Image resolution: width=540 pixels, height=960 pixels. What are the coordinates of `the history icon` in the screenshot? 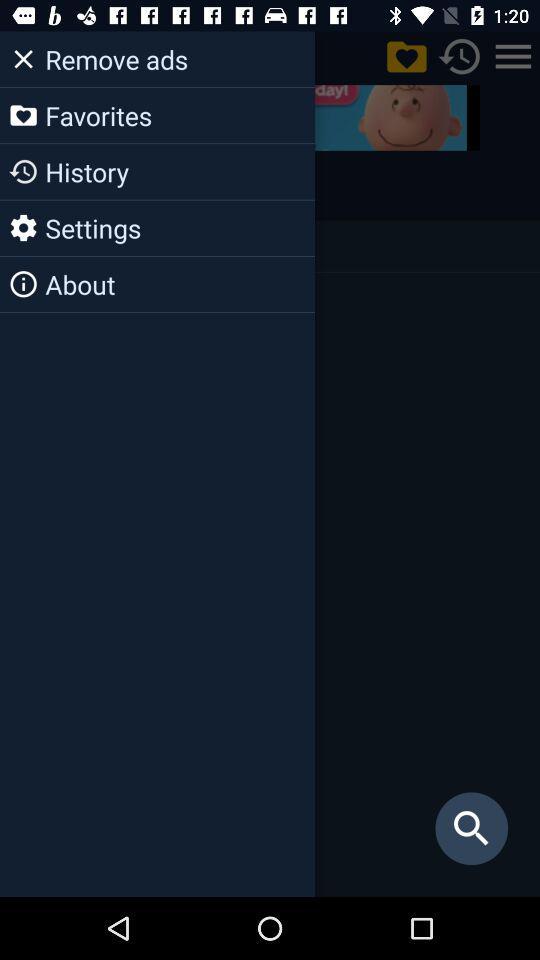 It's located at (28, 185).